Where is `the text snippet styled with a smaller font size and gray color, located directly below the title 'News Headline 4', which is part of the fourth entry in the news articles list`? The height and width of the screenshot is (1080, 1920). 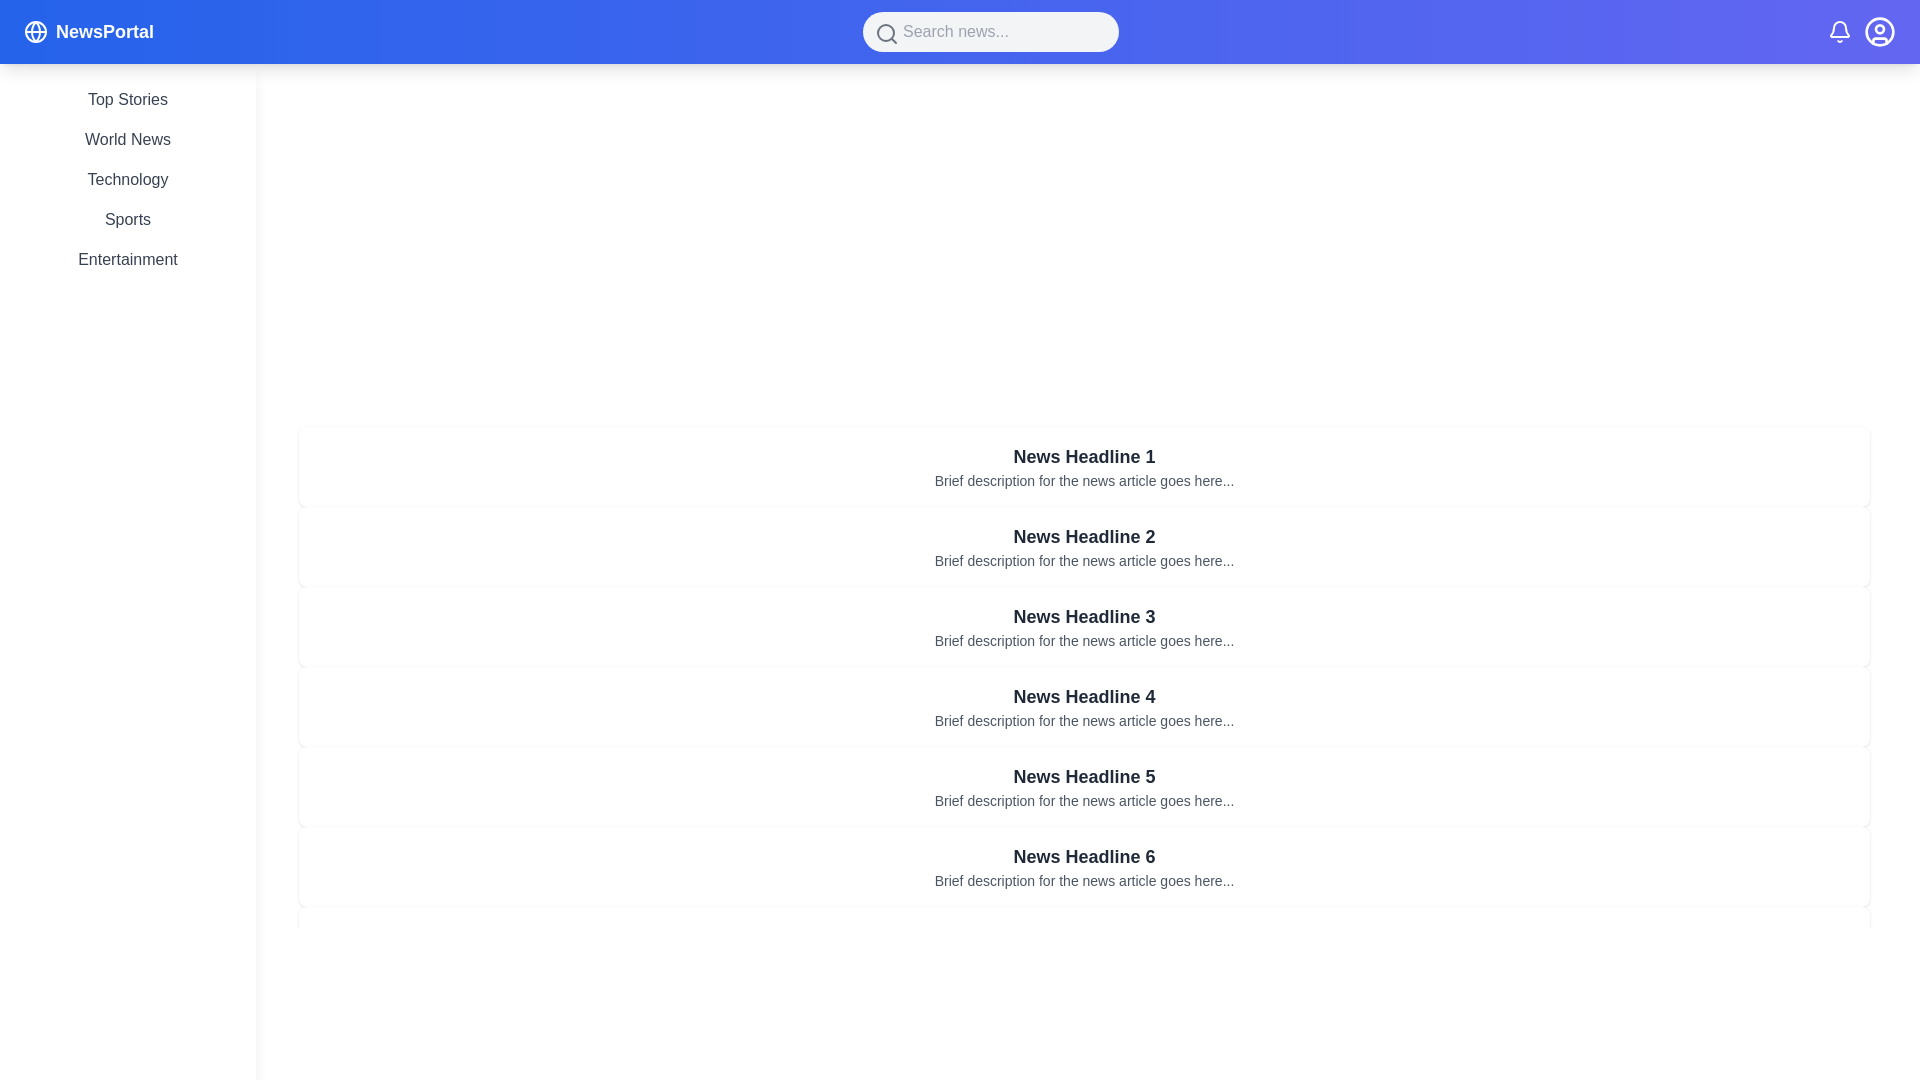 the text snippet styled with a smaller font size and gray color, located directly below the title 'News Headline 4', which is part of the fourth entry in the news articles list is located at coordinates (1083, 721).